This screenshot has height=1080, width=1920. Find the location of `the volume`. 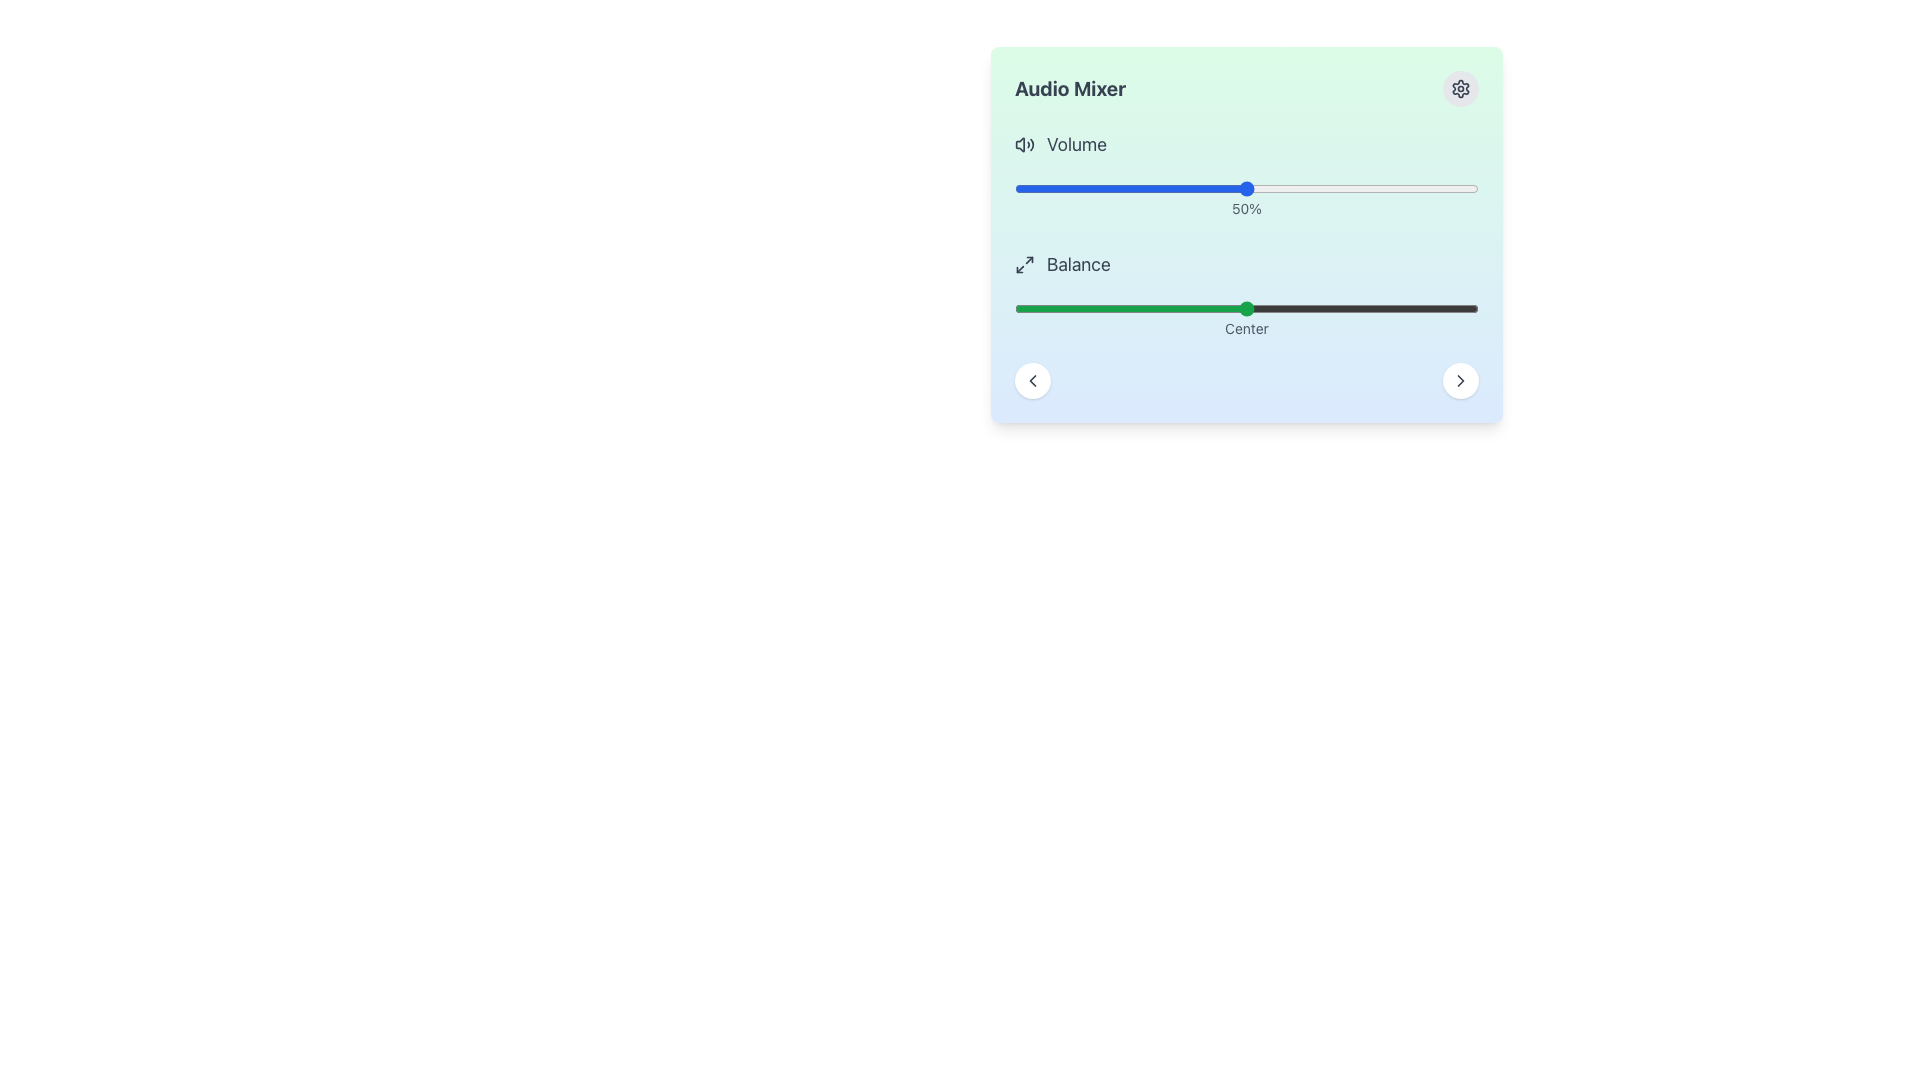

the volume is located at coordinates (1060, 189).